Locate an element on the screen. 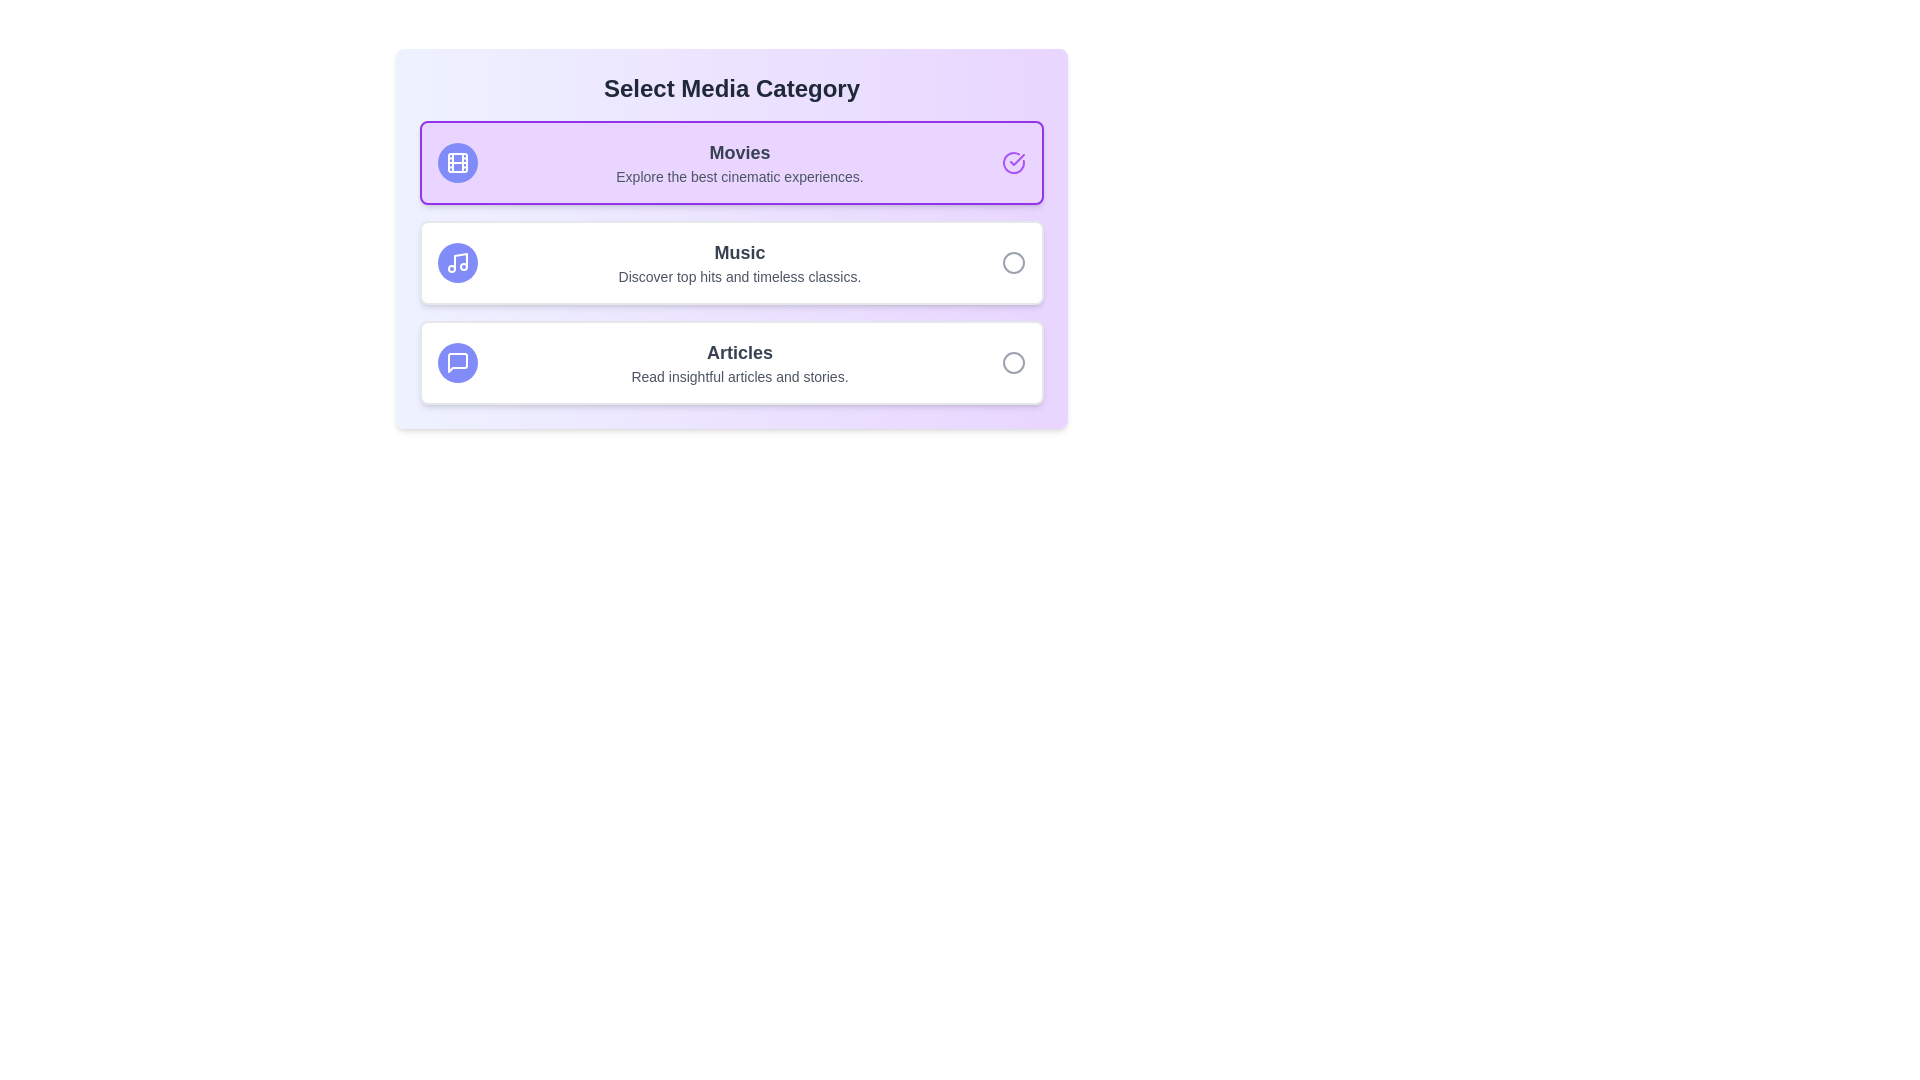 Image resolution: width=1920 pixels, height=1080 pixels. the text label reading 'Discover top hits and timeless classics.' which is styled with a gray font and positioned below the 'Music' category is located at coordinates (738, 277).